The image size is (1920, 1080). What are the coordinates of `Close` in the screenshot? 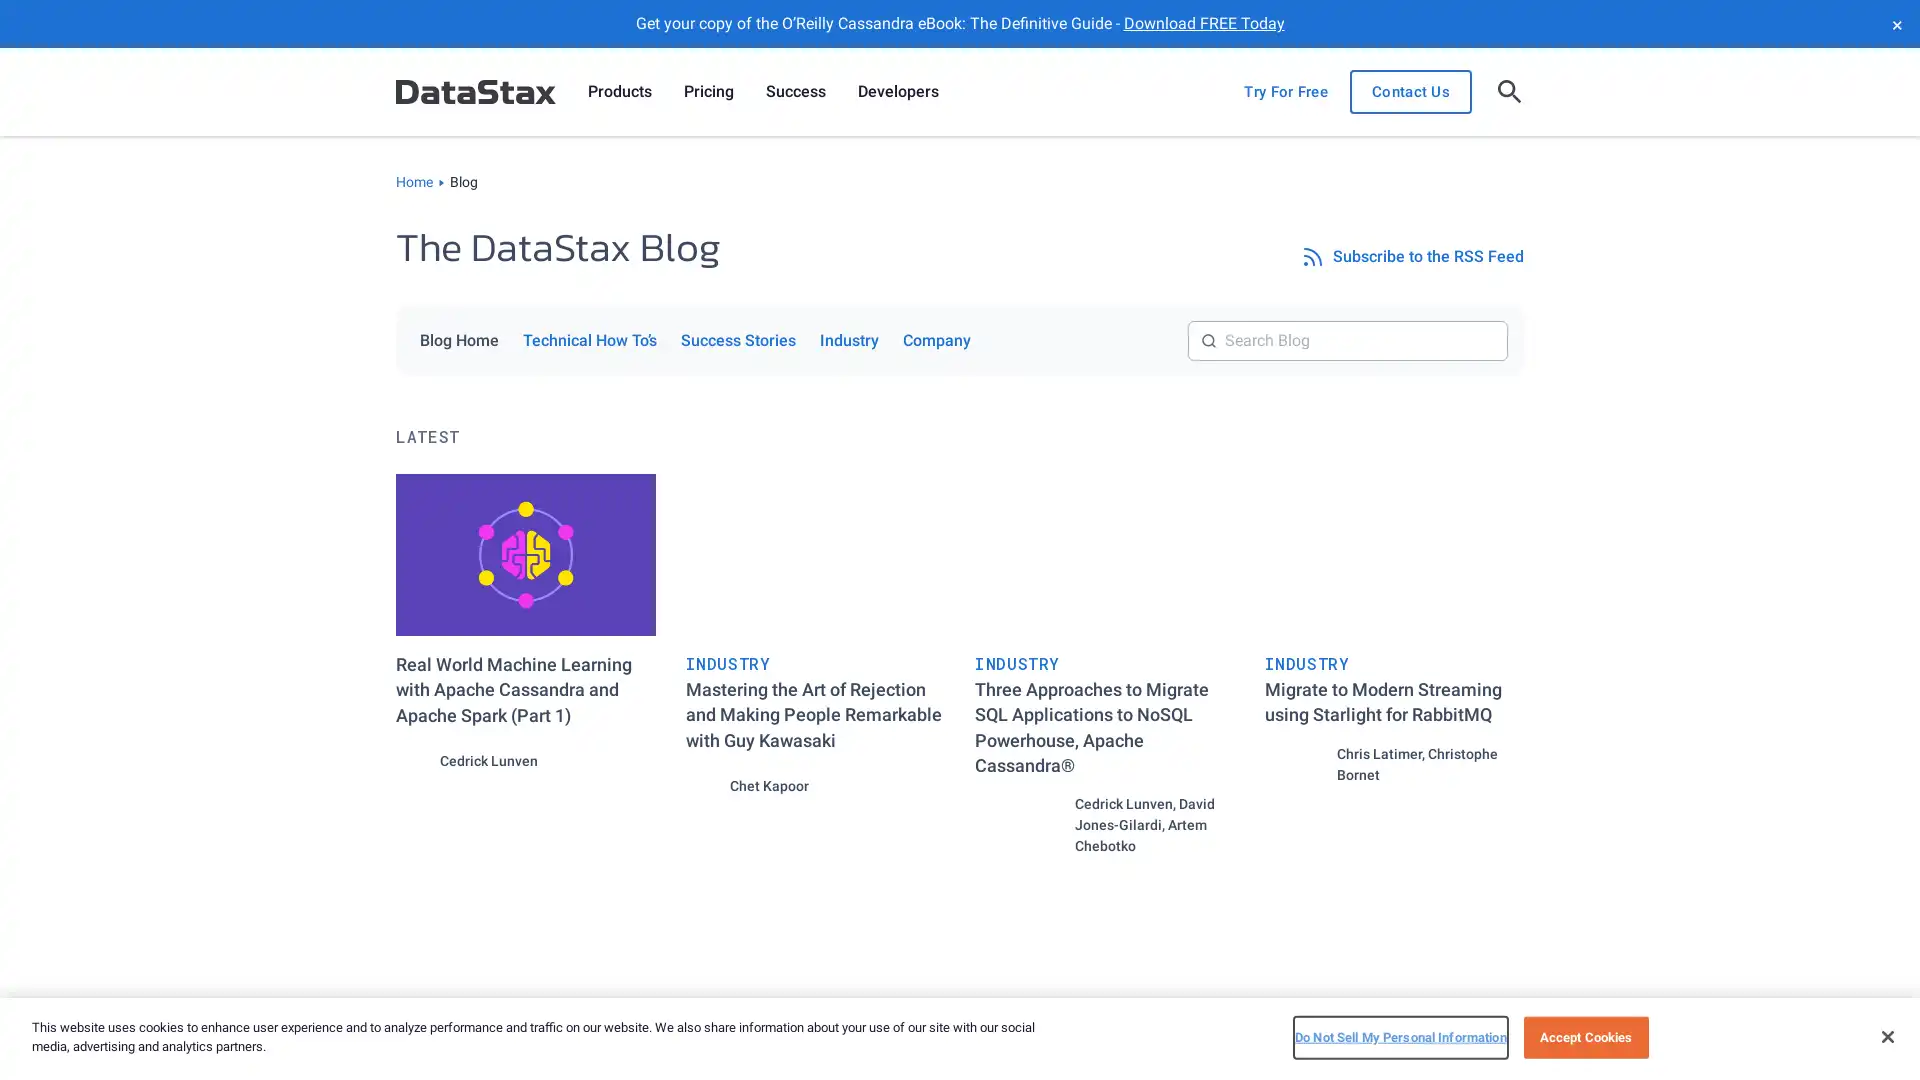 It's located at (1886, 1035).